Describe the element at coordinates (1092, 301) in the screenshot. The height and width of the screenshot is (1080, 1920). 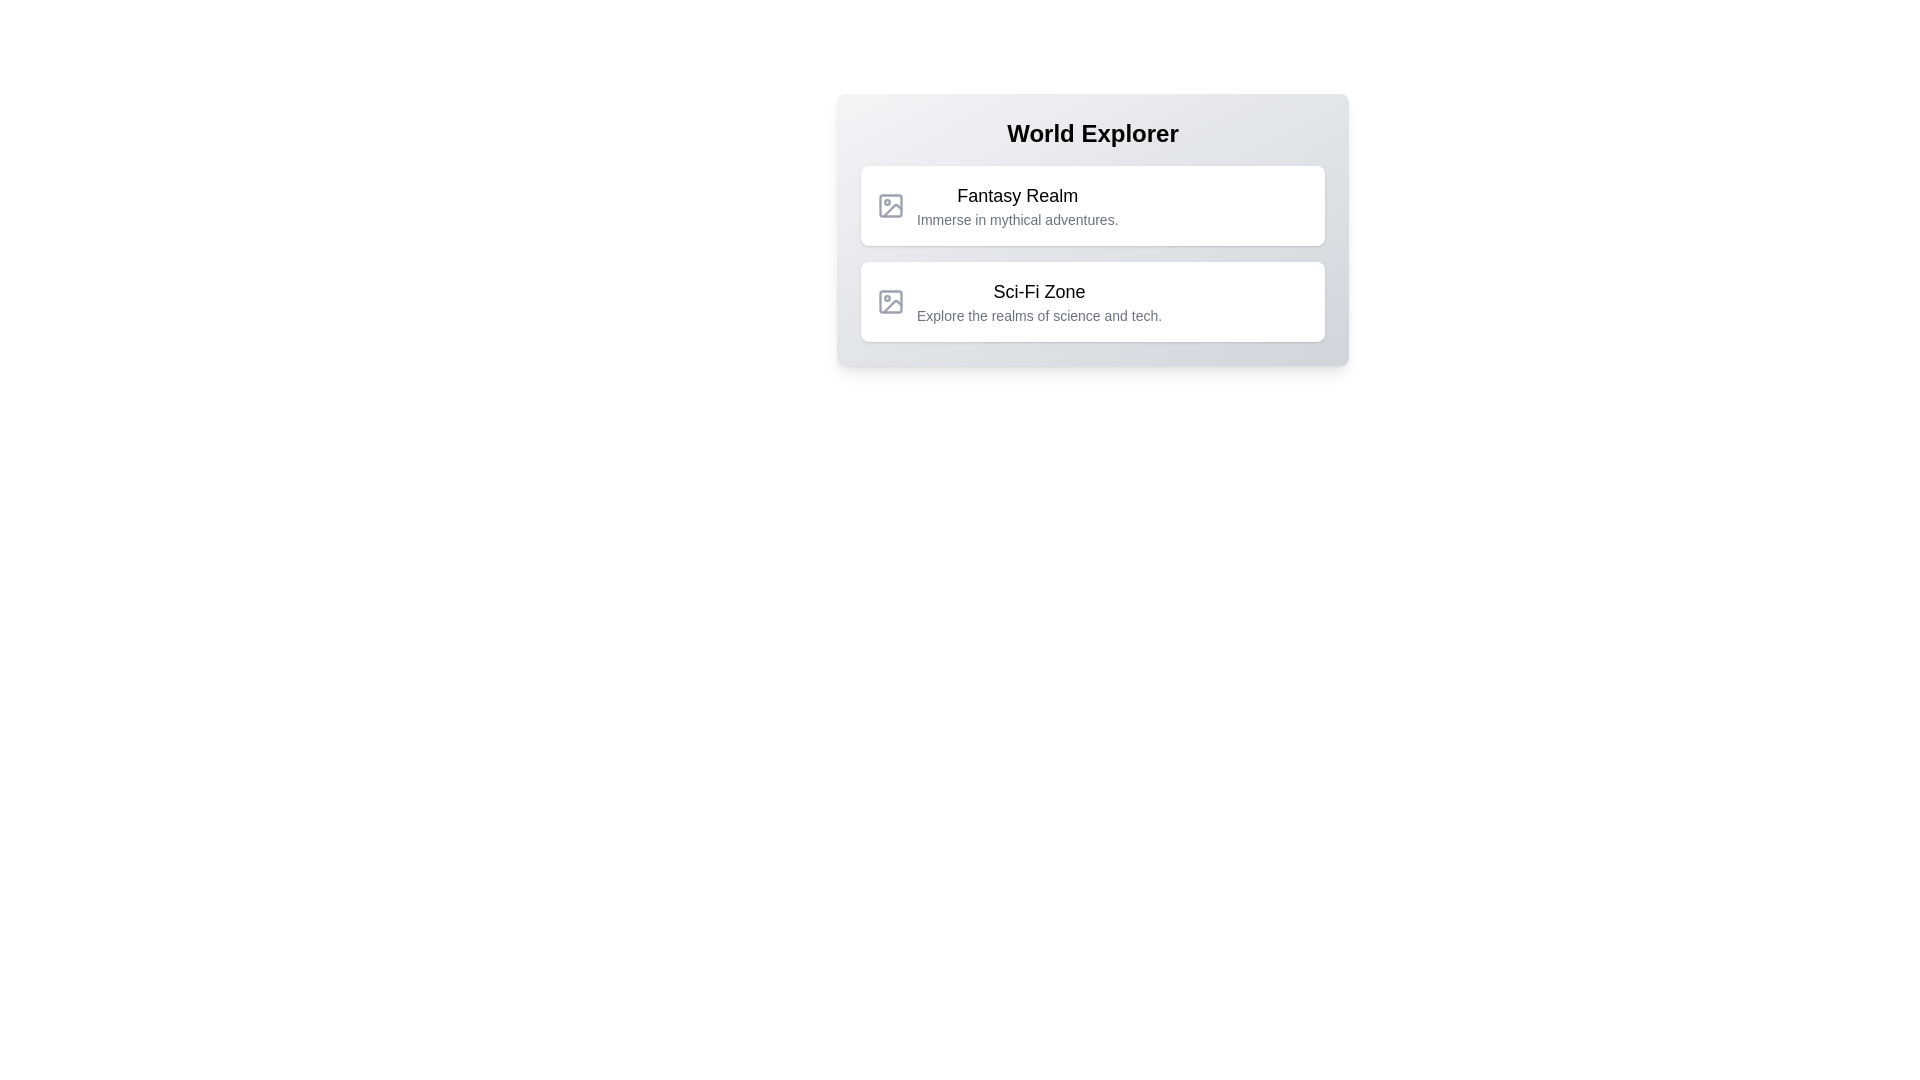
I see `the second navigational option under the 'World Explorer' section, which is related to science and technology` at that location.